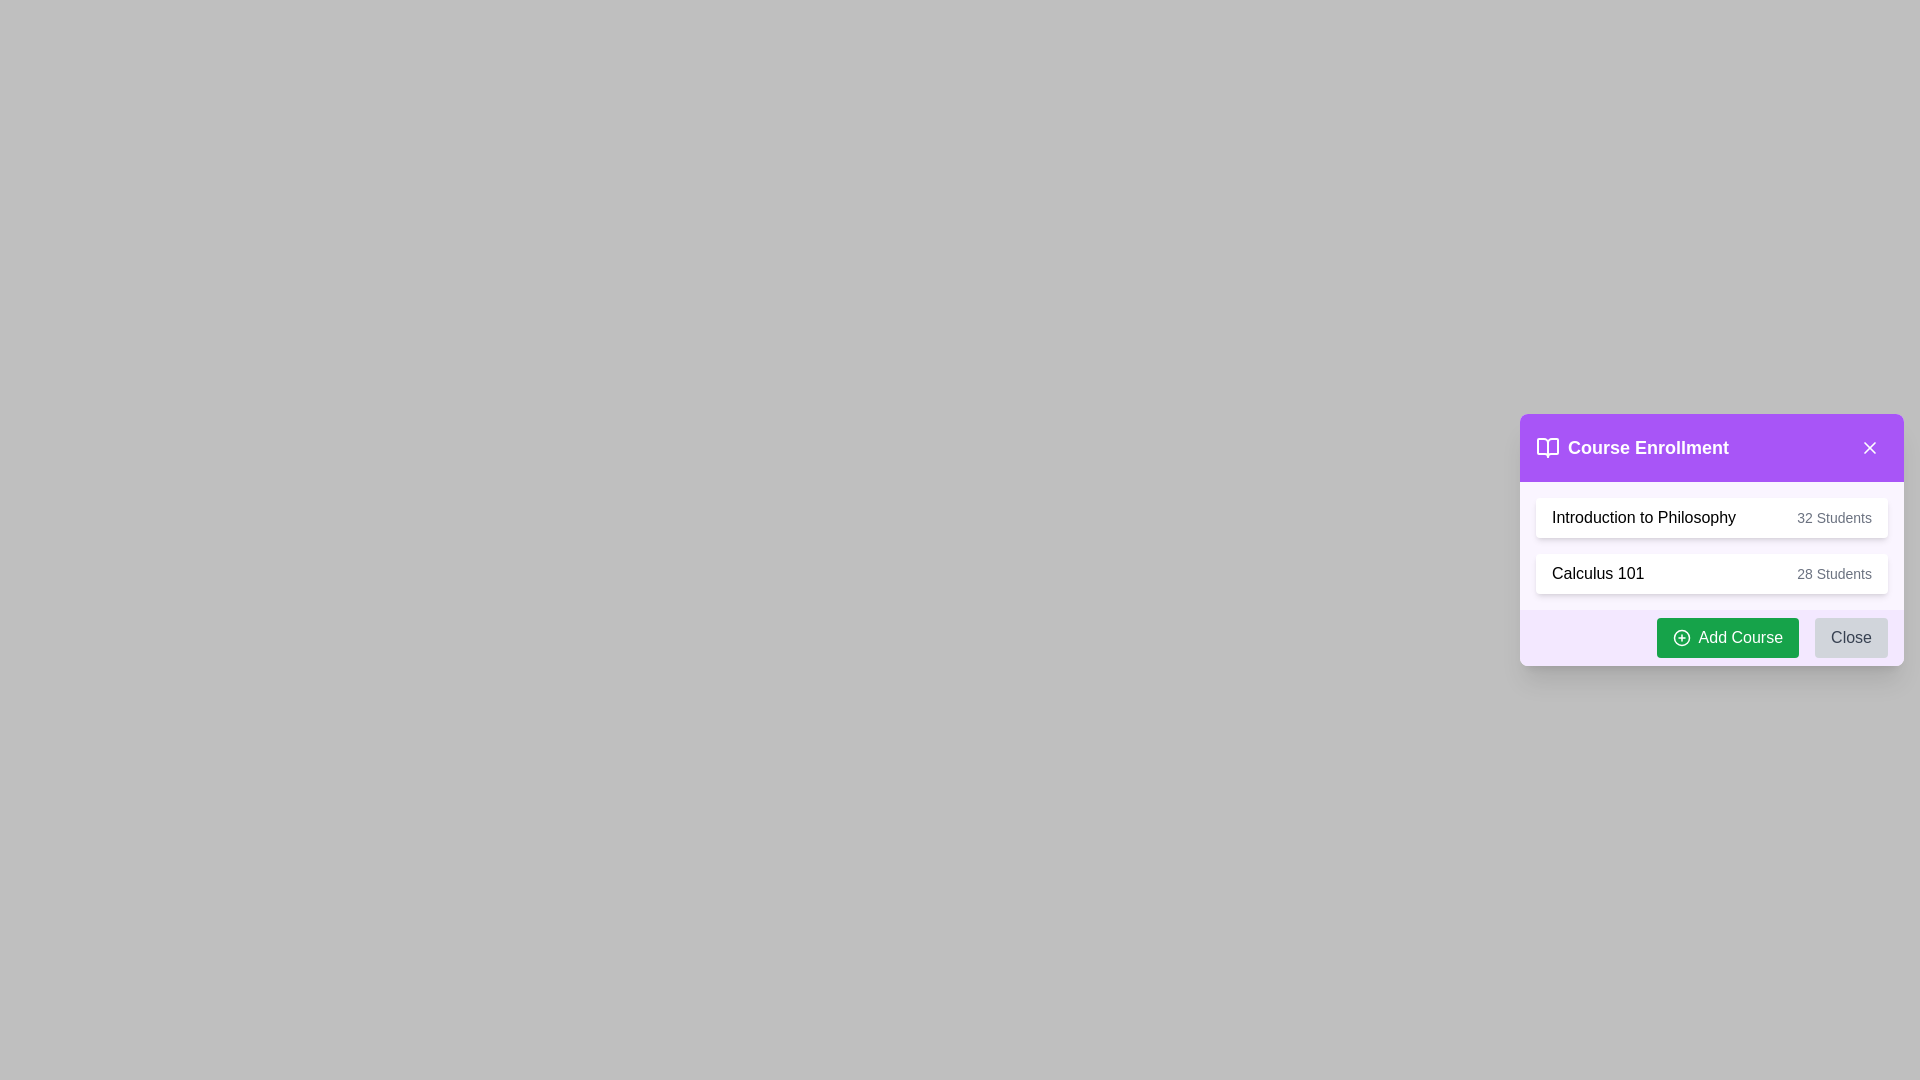  What do you see at coordinates (1850, 637) in the screenshot?
I see `the 'Close' button located at the bottom-right corner of the dialog` at bounding box center [1850, 637].